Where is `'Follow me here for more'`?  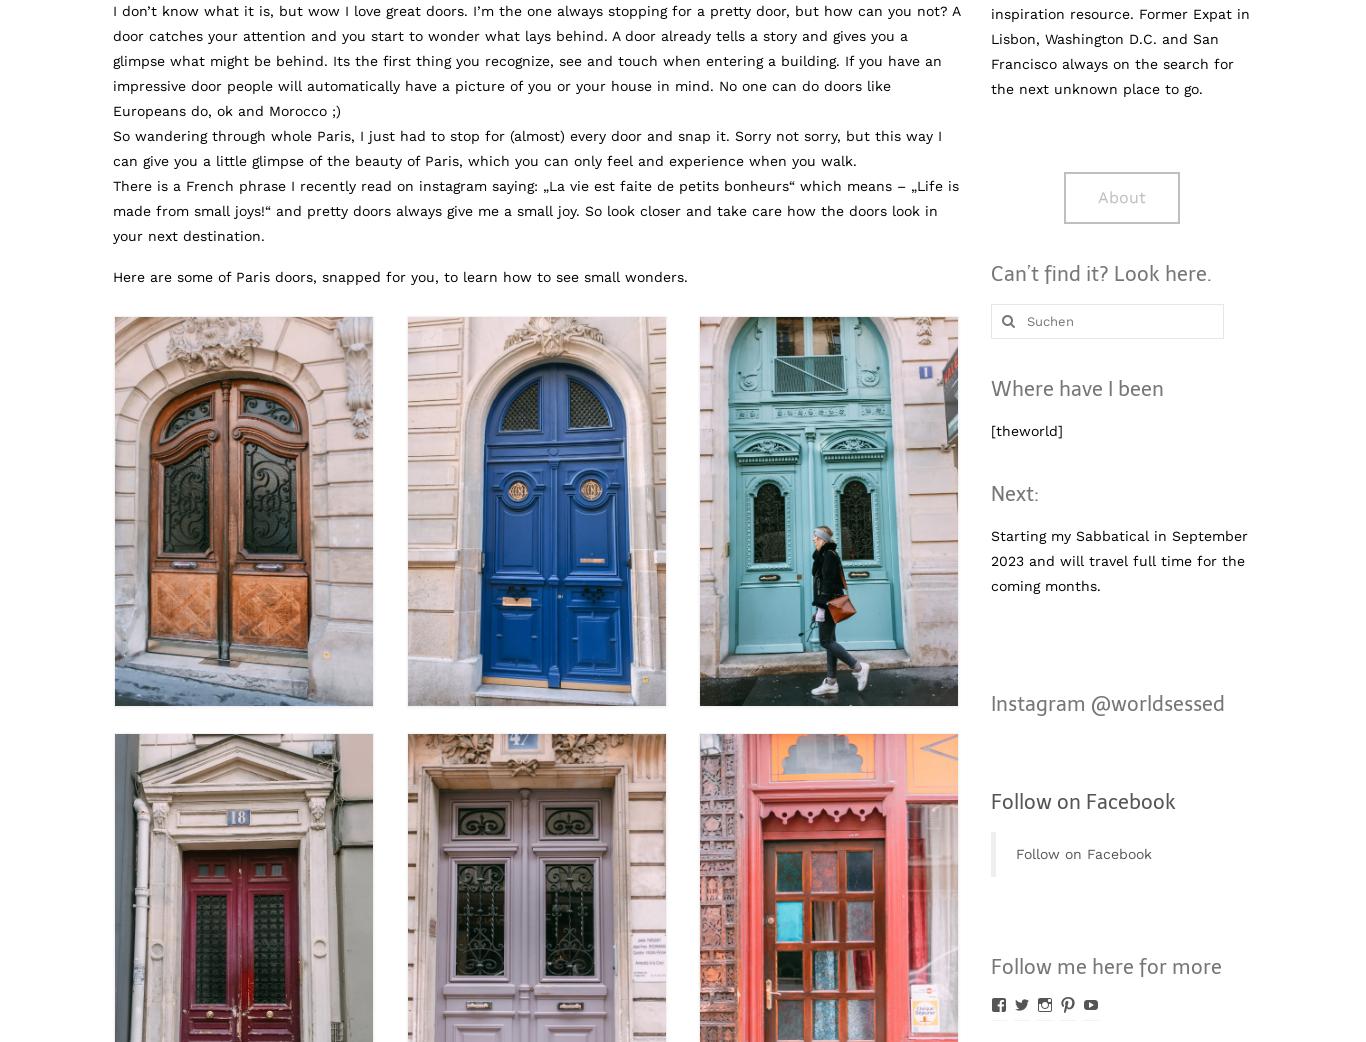
'Follow me here for more' is located at coordinates (1104, 966).